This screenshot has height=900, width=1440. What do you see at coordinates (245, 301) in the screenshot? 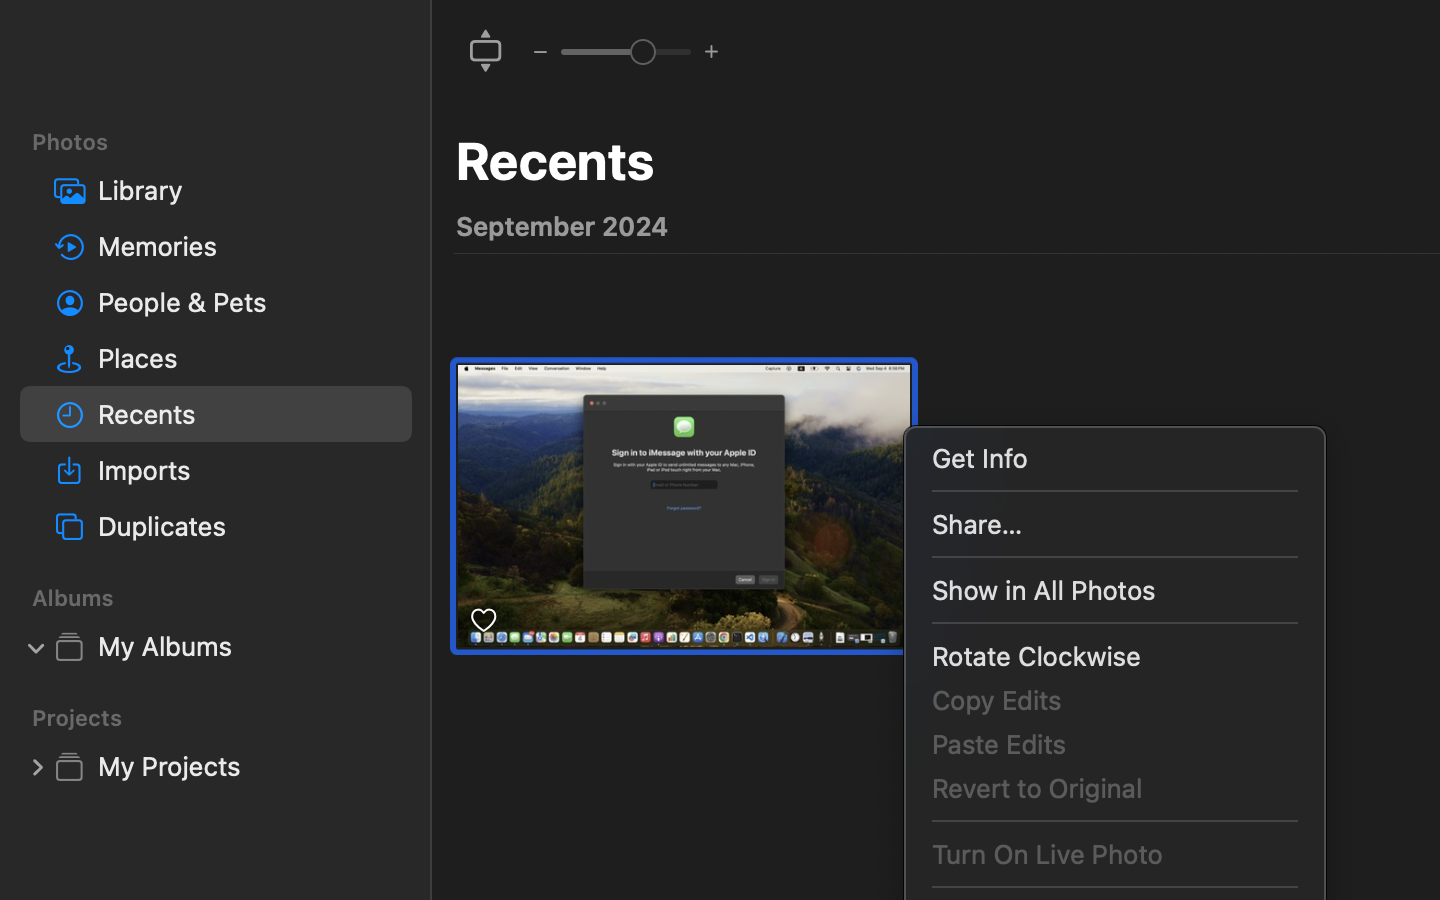
I see `'People & Pets'` at bounding box center [245, 301].